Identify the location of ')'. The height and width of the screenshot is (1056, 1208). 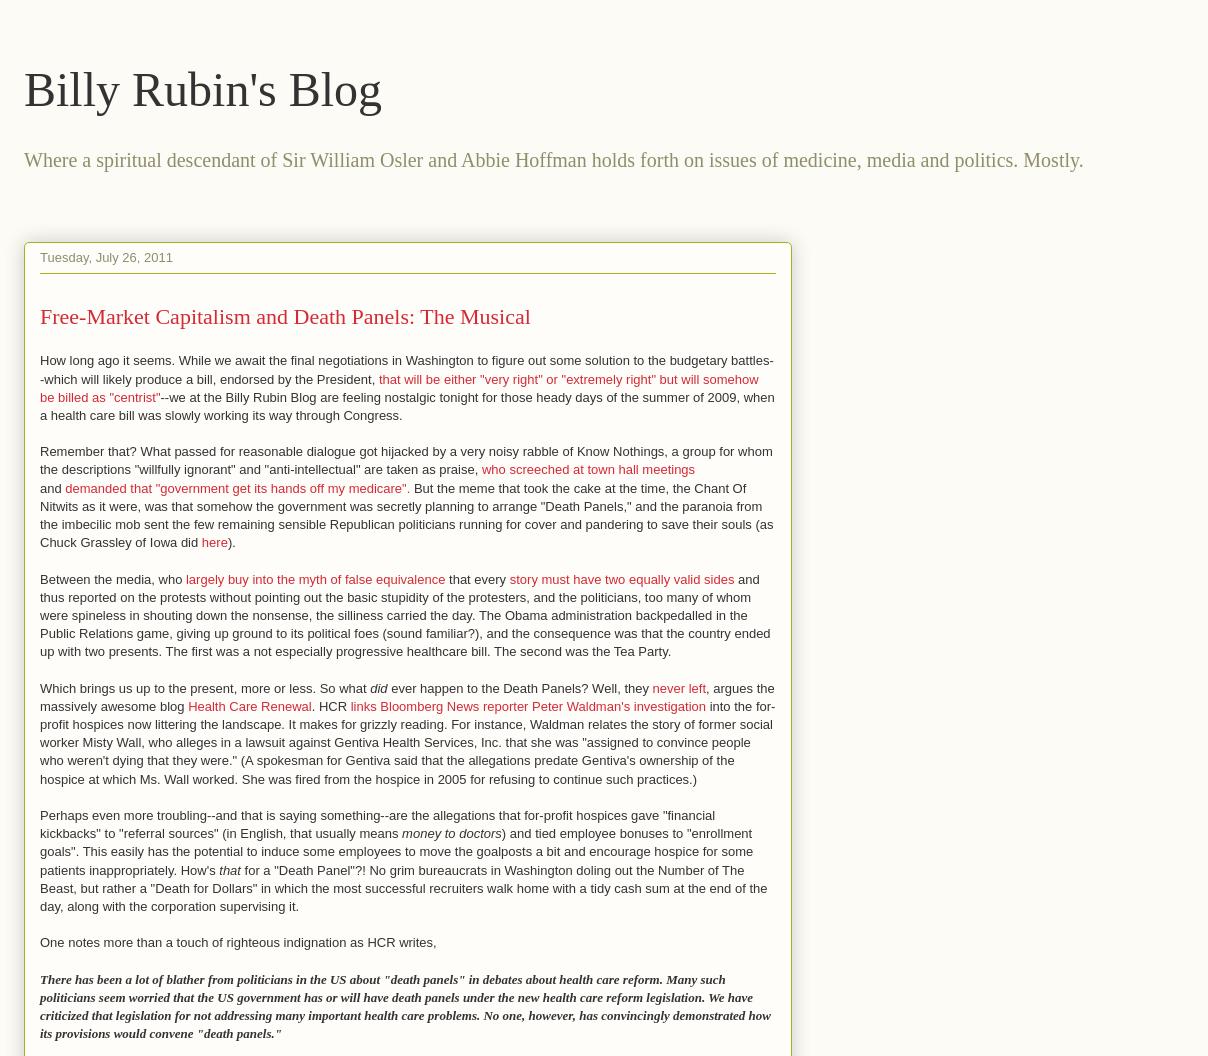
(500, 833).